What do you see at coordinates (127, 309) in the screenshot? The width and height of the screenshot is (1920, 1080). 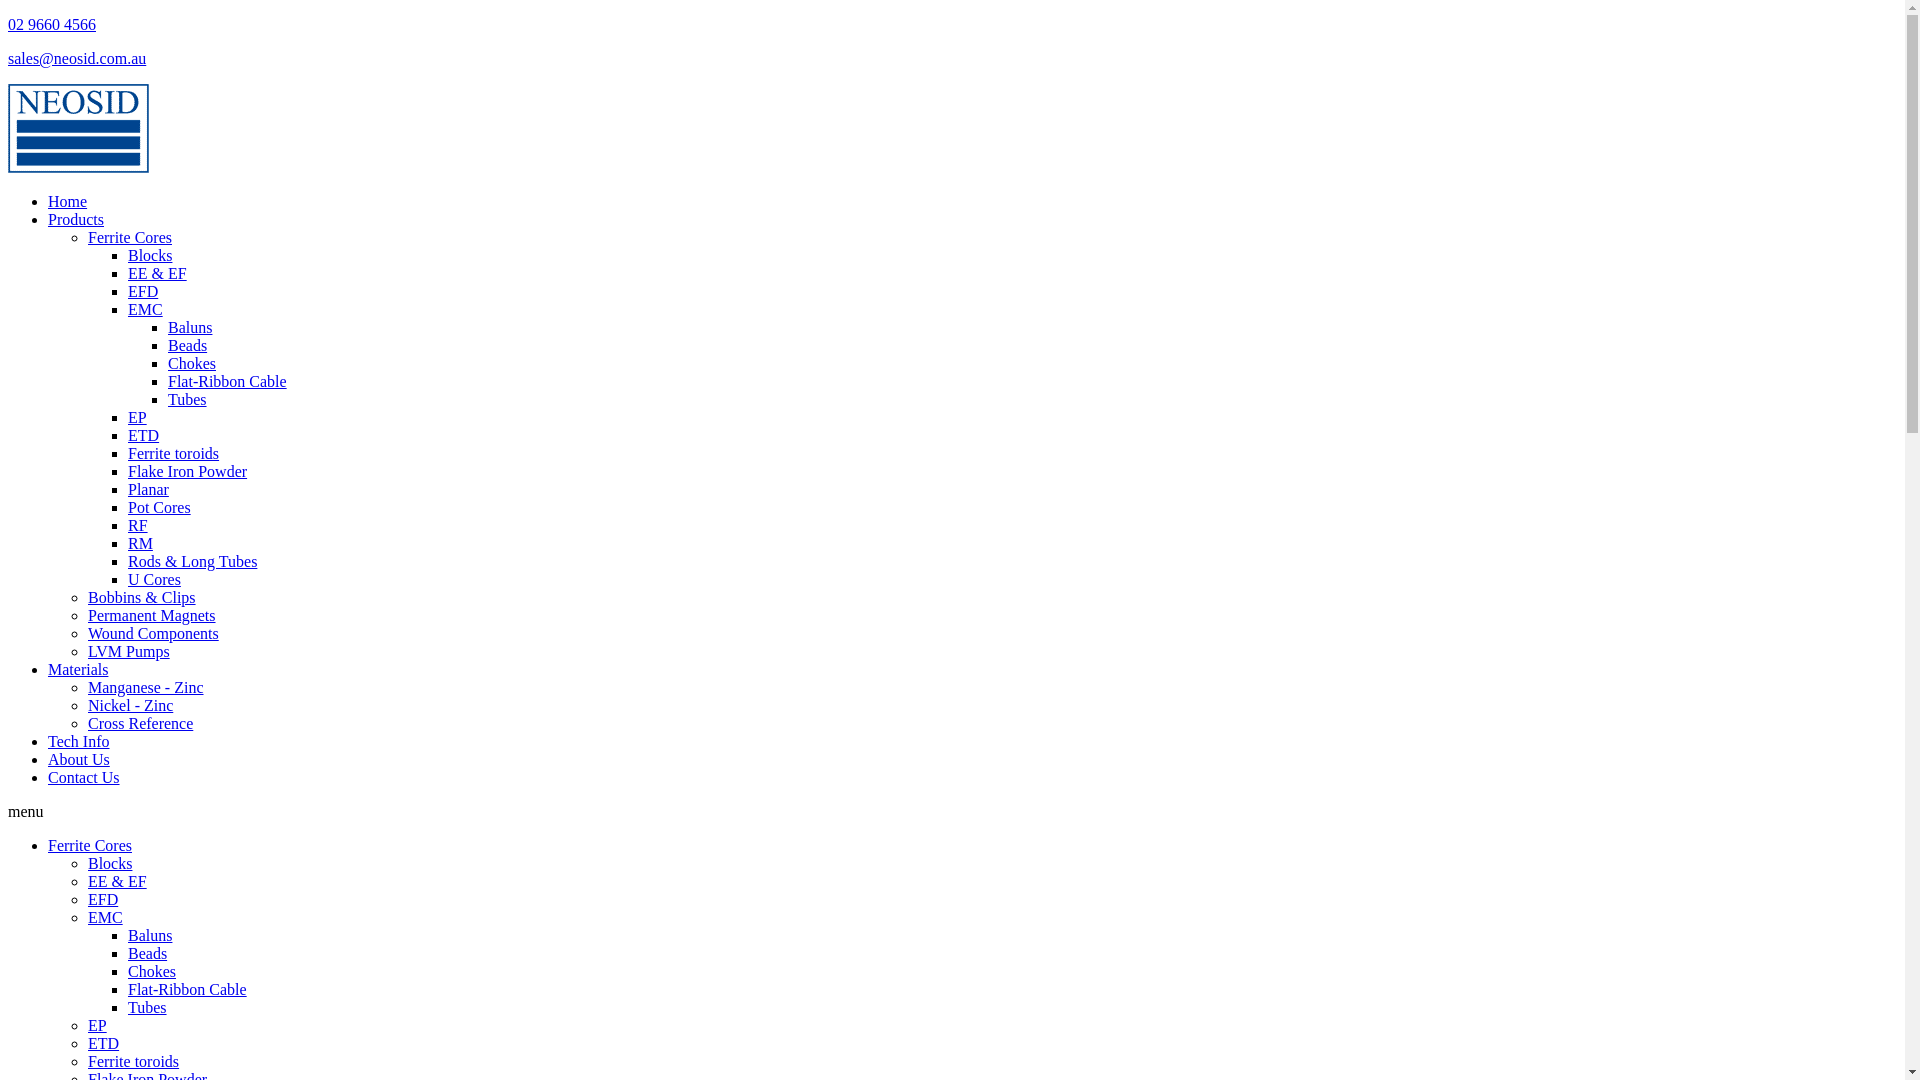 I see `'EMC'` at bounding box center [127, 309].